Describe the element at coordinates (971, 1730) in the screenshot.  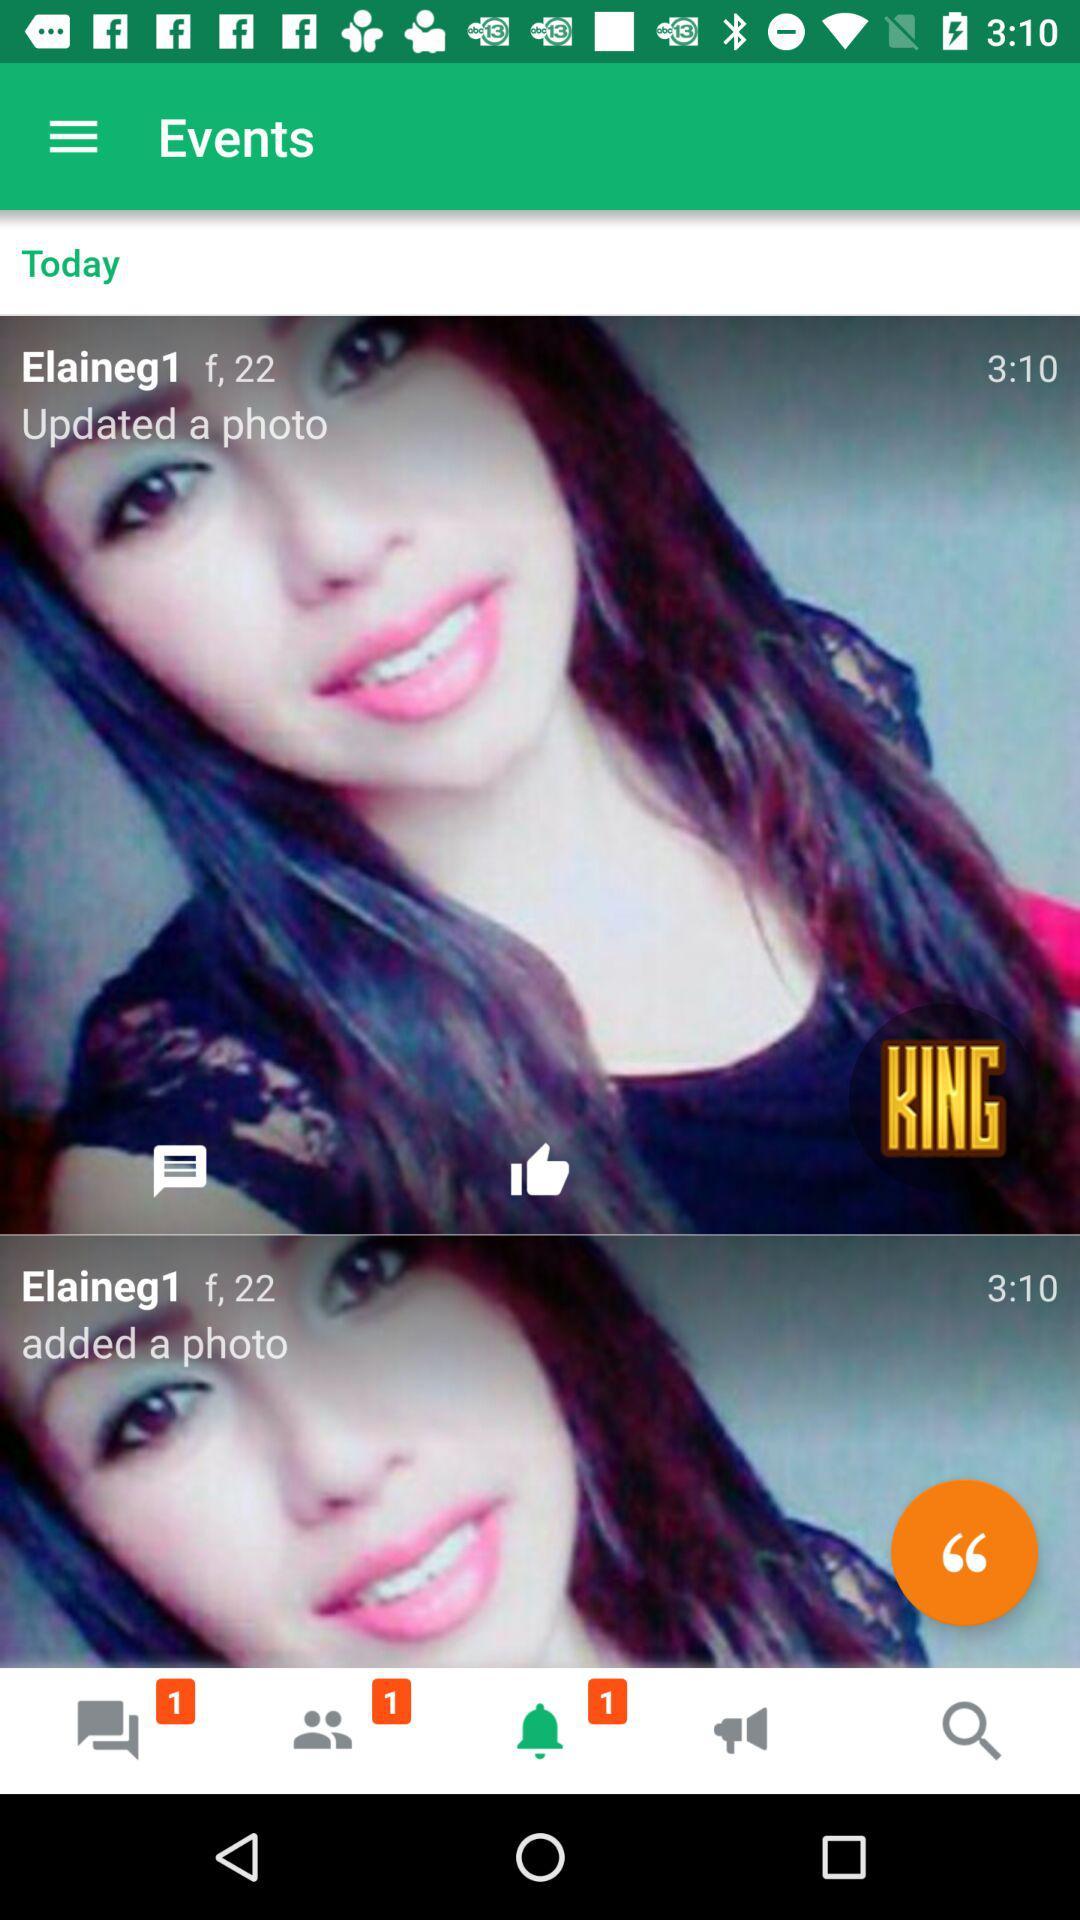
I see `the search button on the bottom right corner of the web page` at that location.